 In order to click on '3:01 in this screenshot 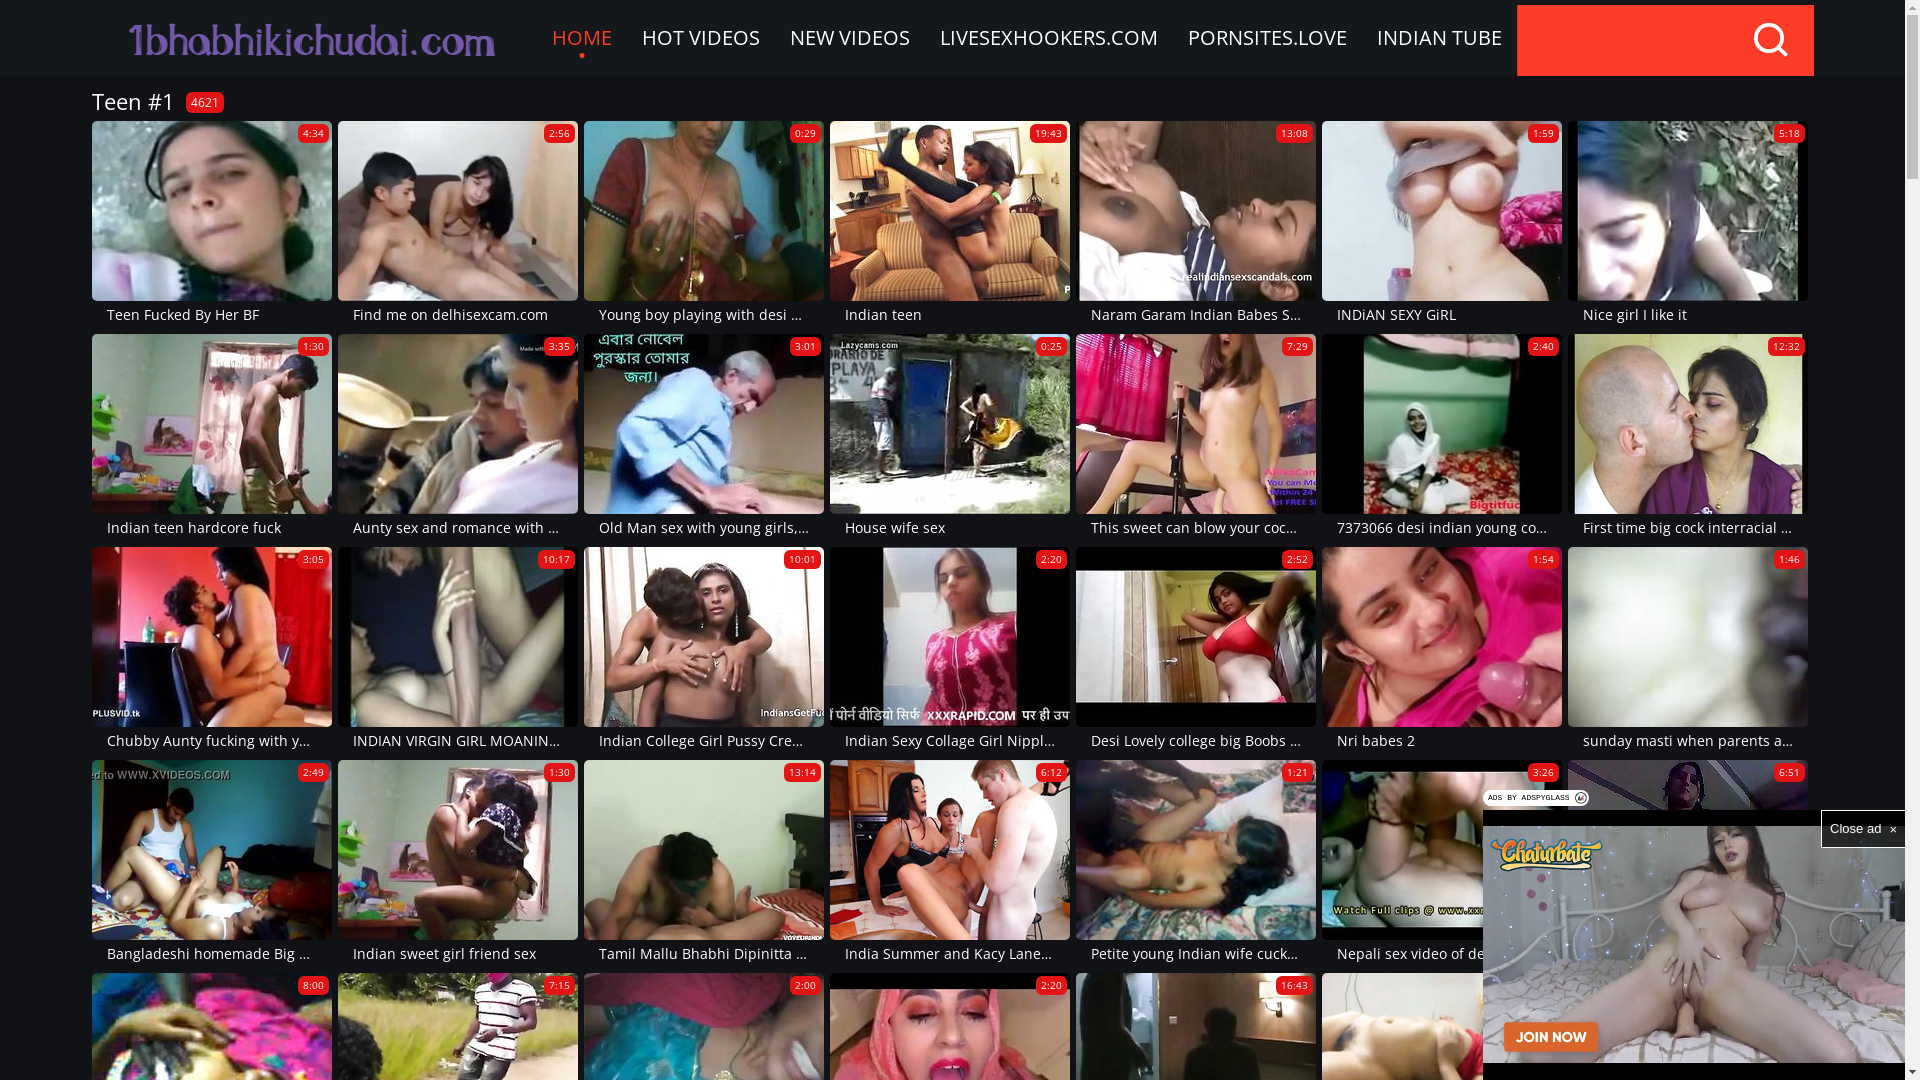, I will do `click(704, 436)`.